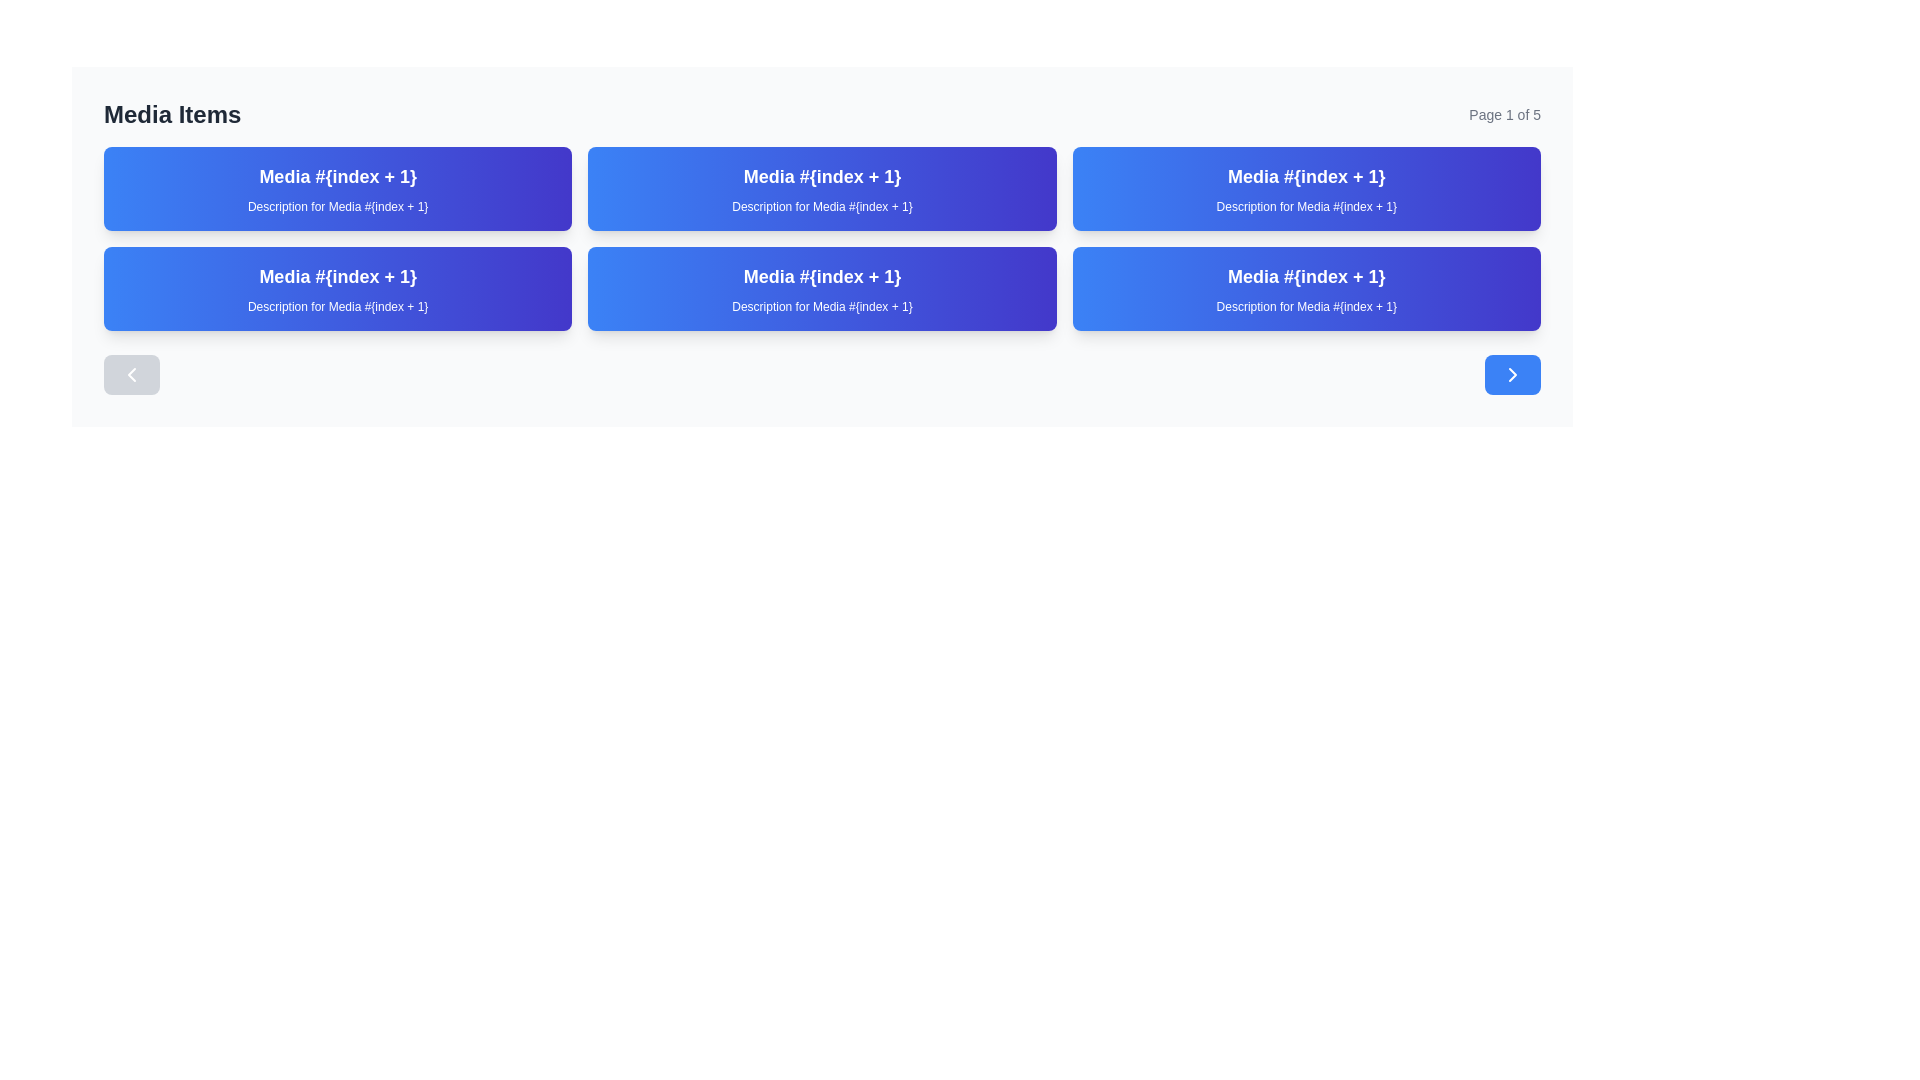  What do you see at coordinates (822, 176) in the screenshot?
I see `the text label that uniquely identifies the media card with placeholder text 'Media #{index + 1}', located in the top row, second card from the left of a grid layout` at bounding box center [822, 176].